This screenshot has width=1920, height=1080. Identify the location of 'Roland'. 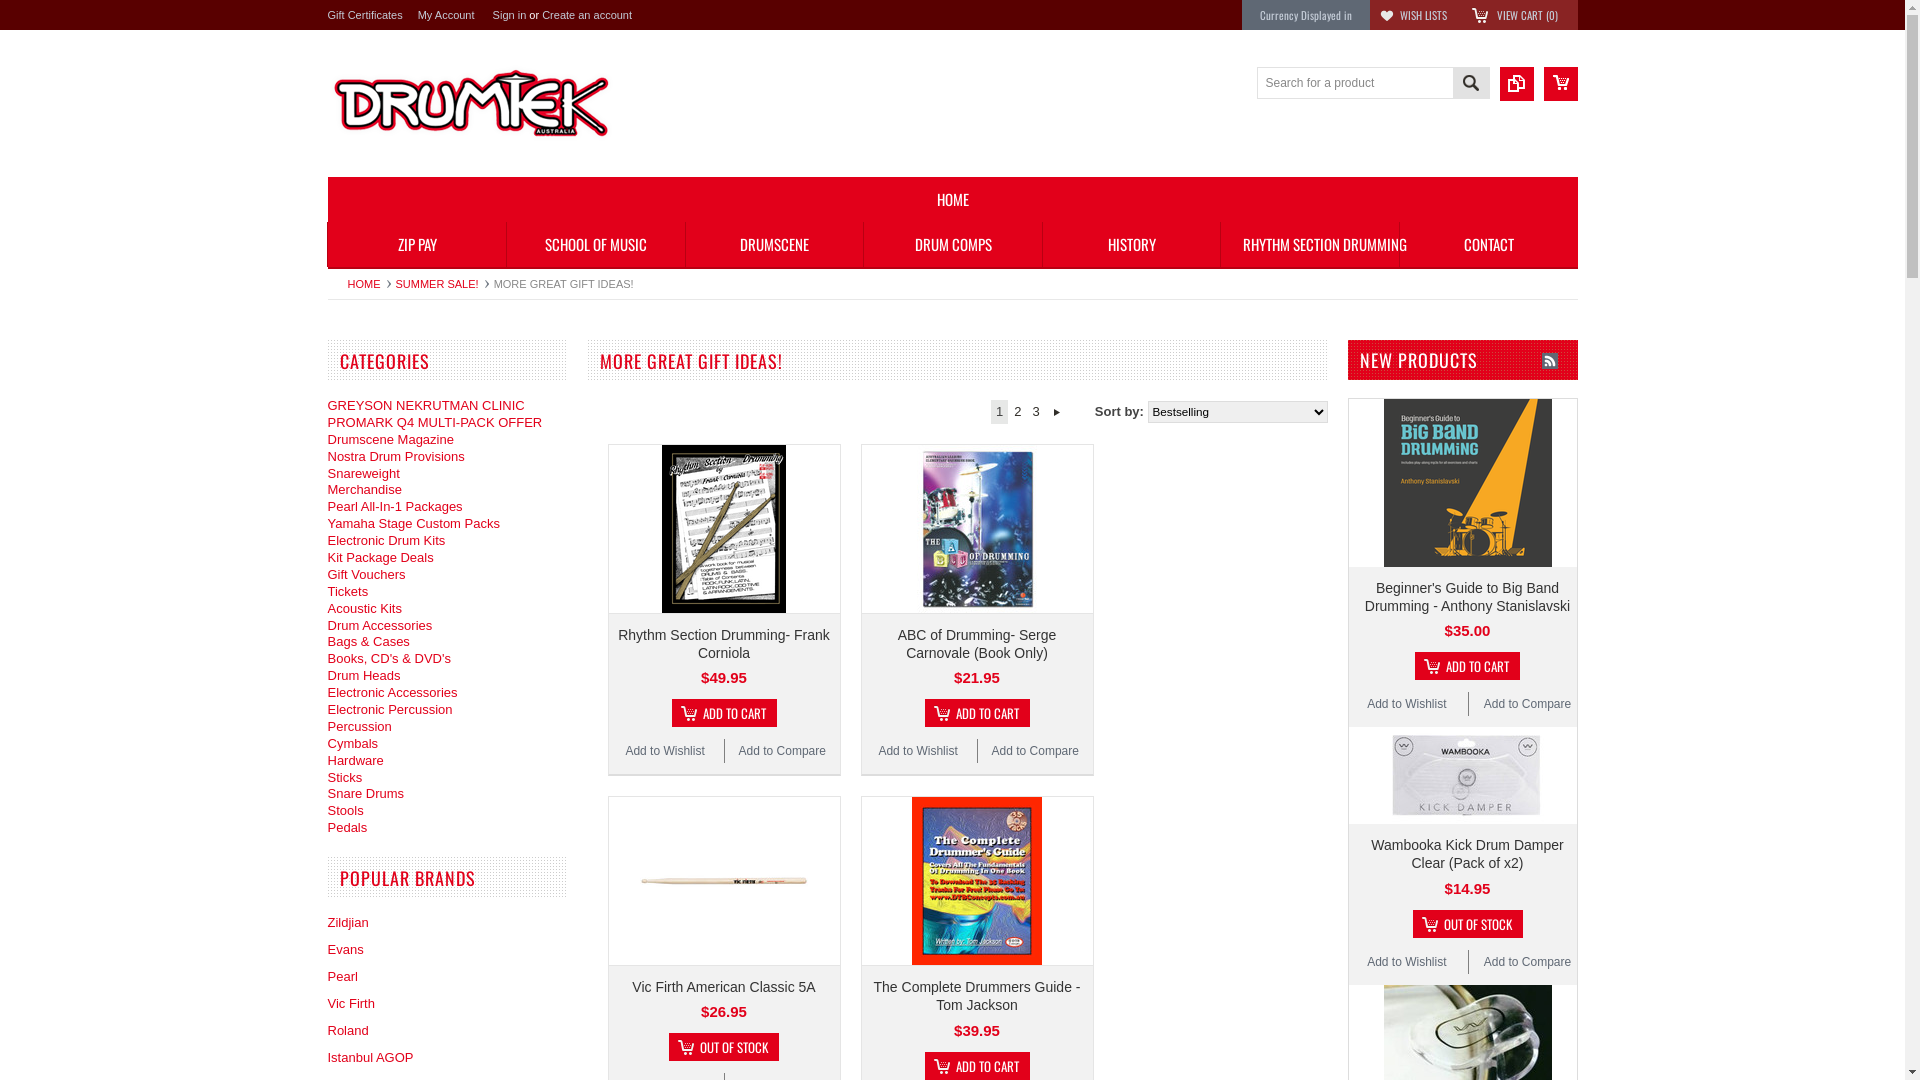
(327, 1030).